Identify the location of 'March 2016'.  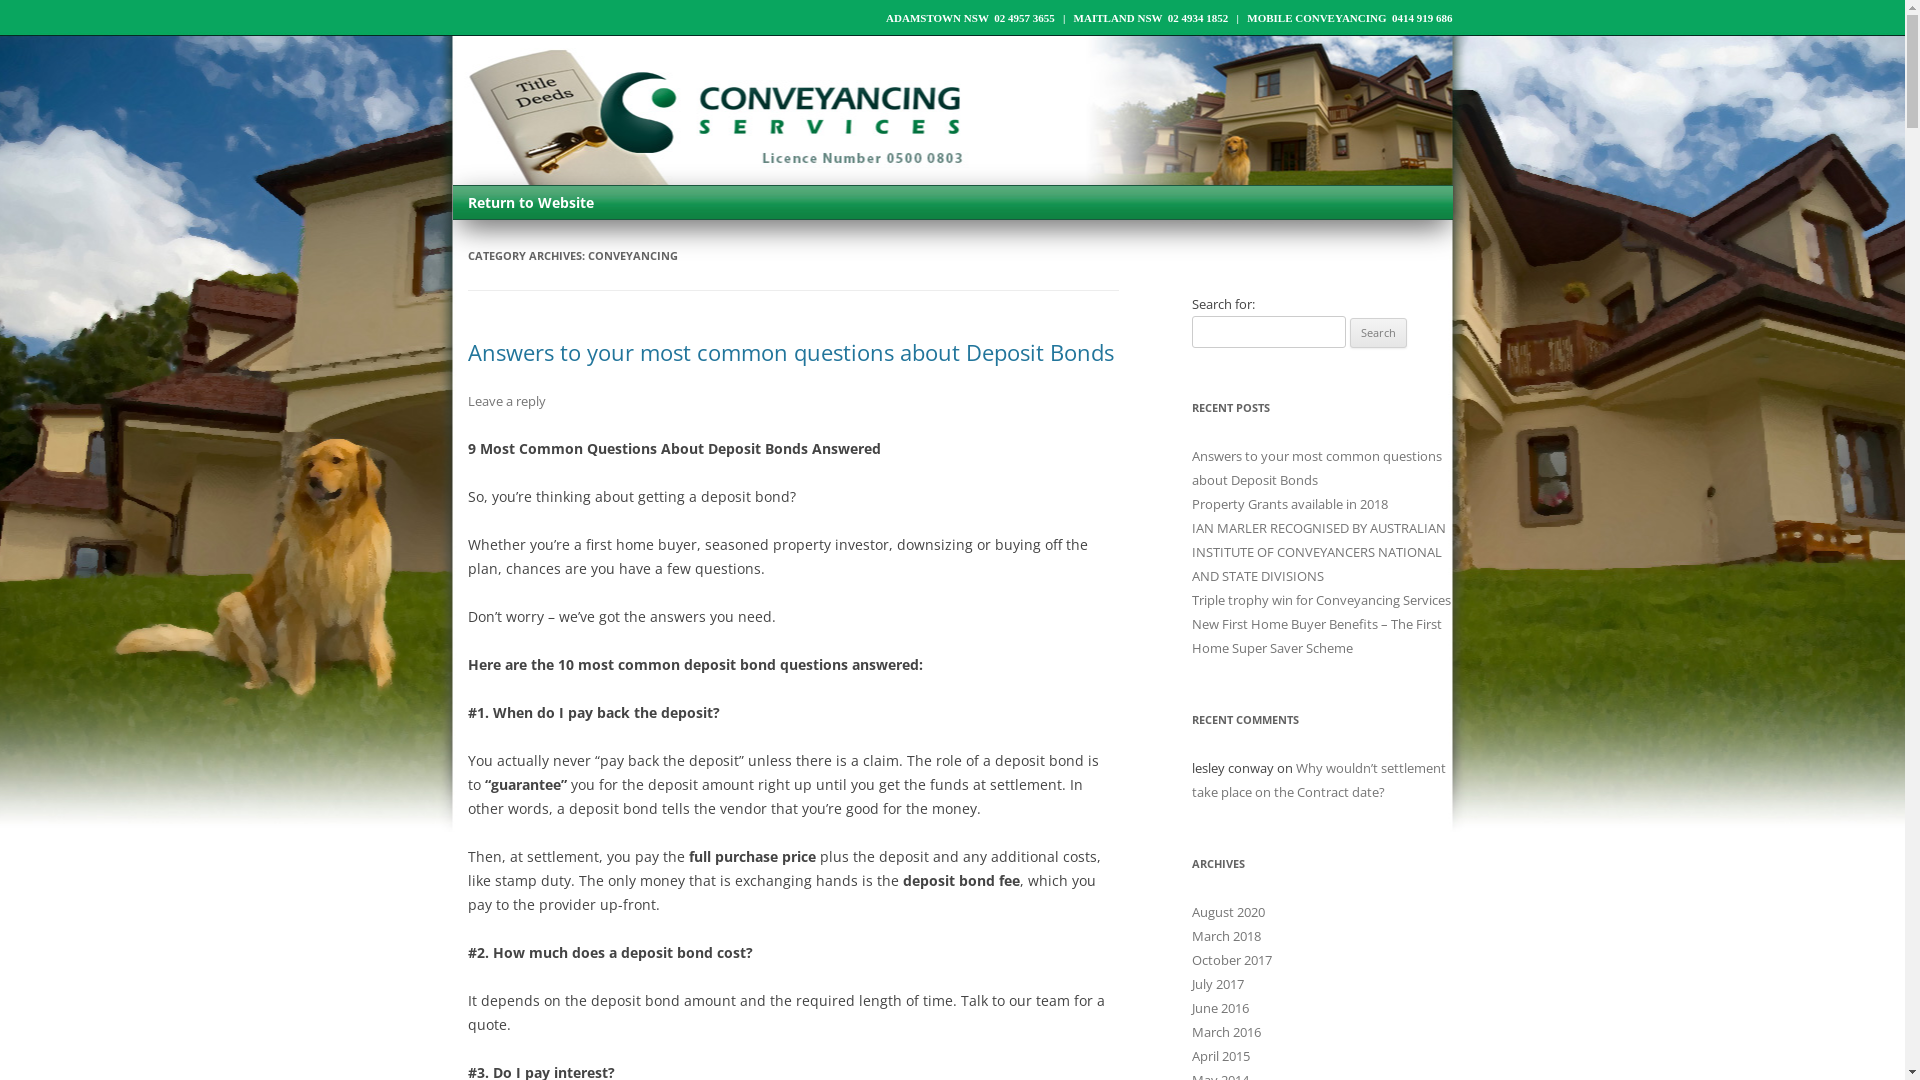
(1191, 1032).